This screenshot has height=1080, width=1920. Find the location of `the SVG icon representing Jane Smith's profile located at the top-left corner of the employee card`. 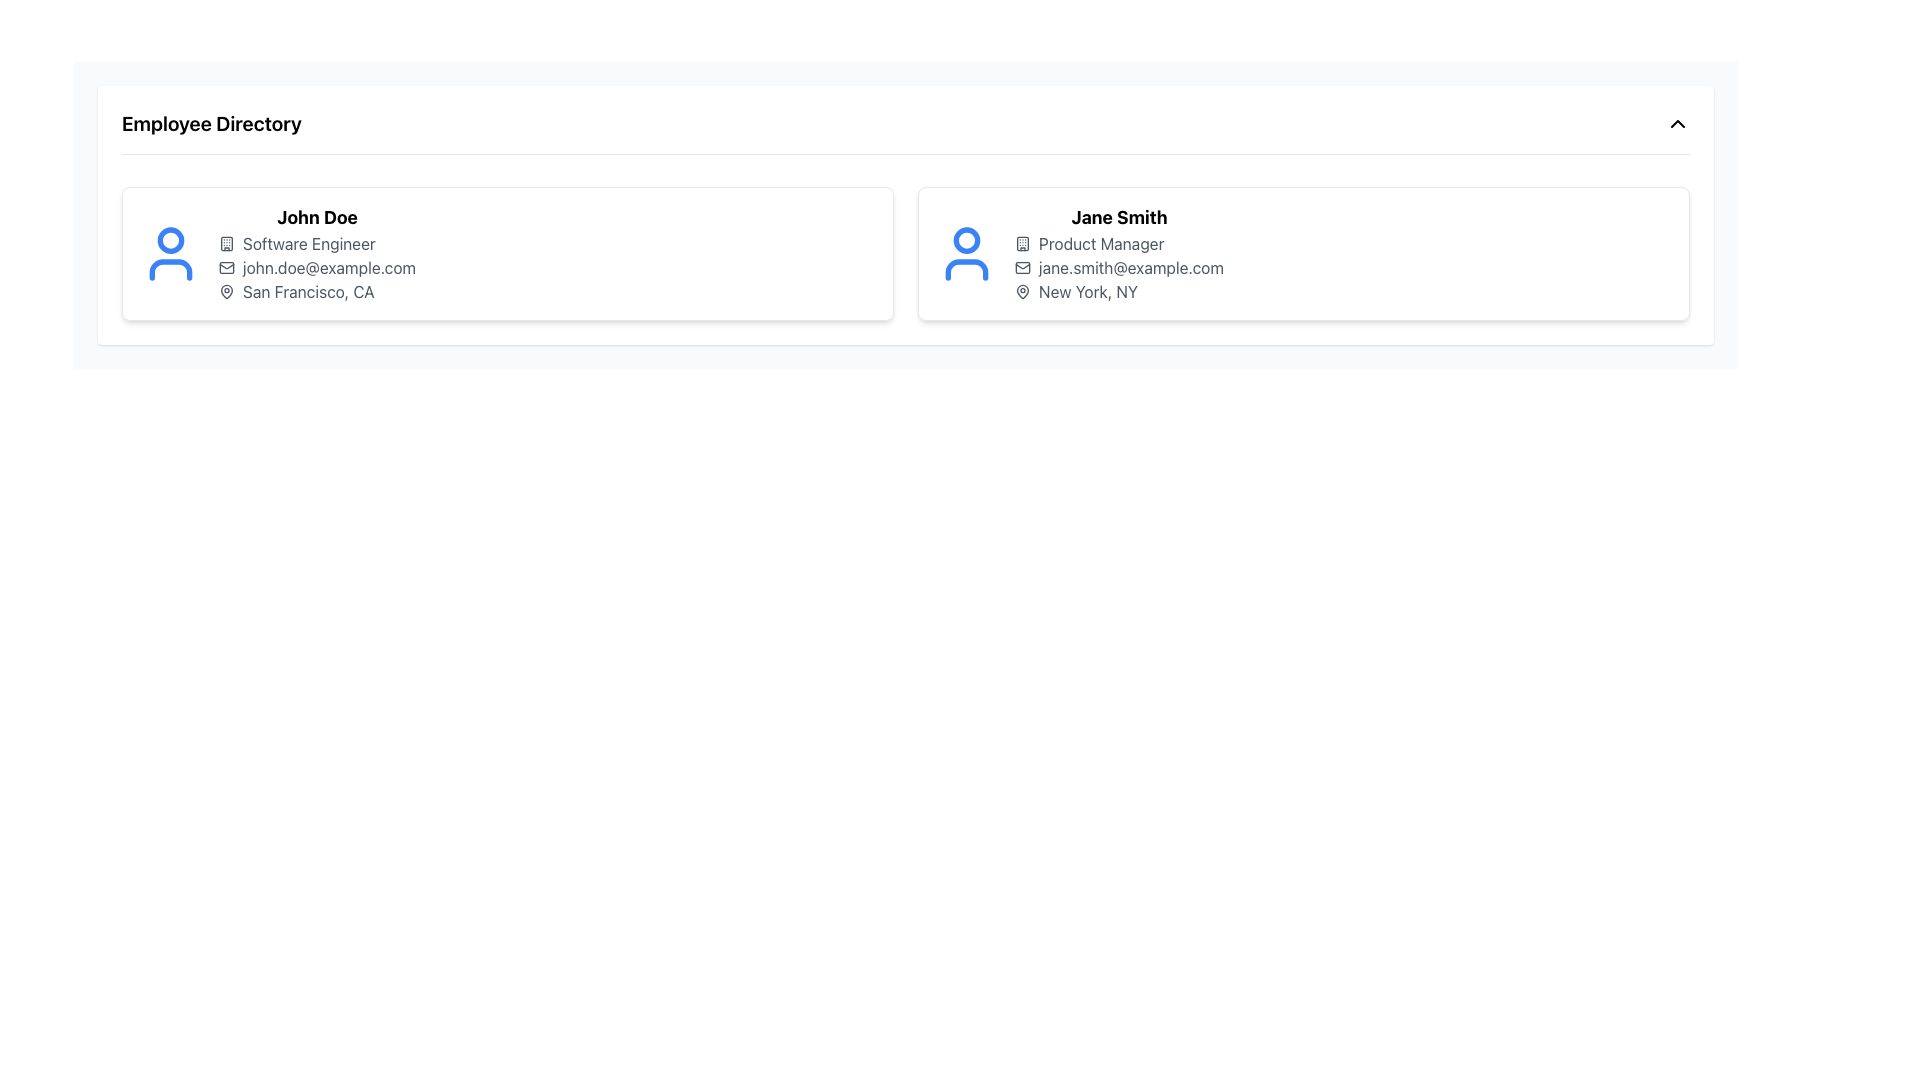

the SVG icon representing Jane Smith's profile located at the top-left corner of the employee card is located at coordinates (966, 253).